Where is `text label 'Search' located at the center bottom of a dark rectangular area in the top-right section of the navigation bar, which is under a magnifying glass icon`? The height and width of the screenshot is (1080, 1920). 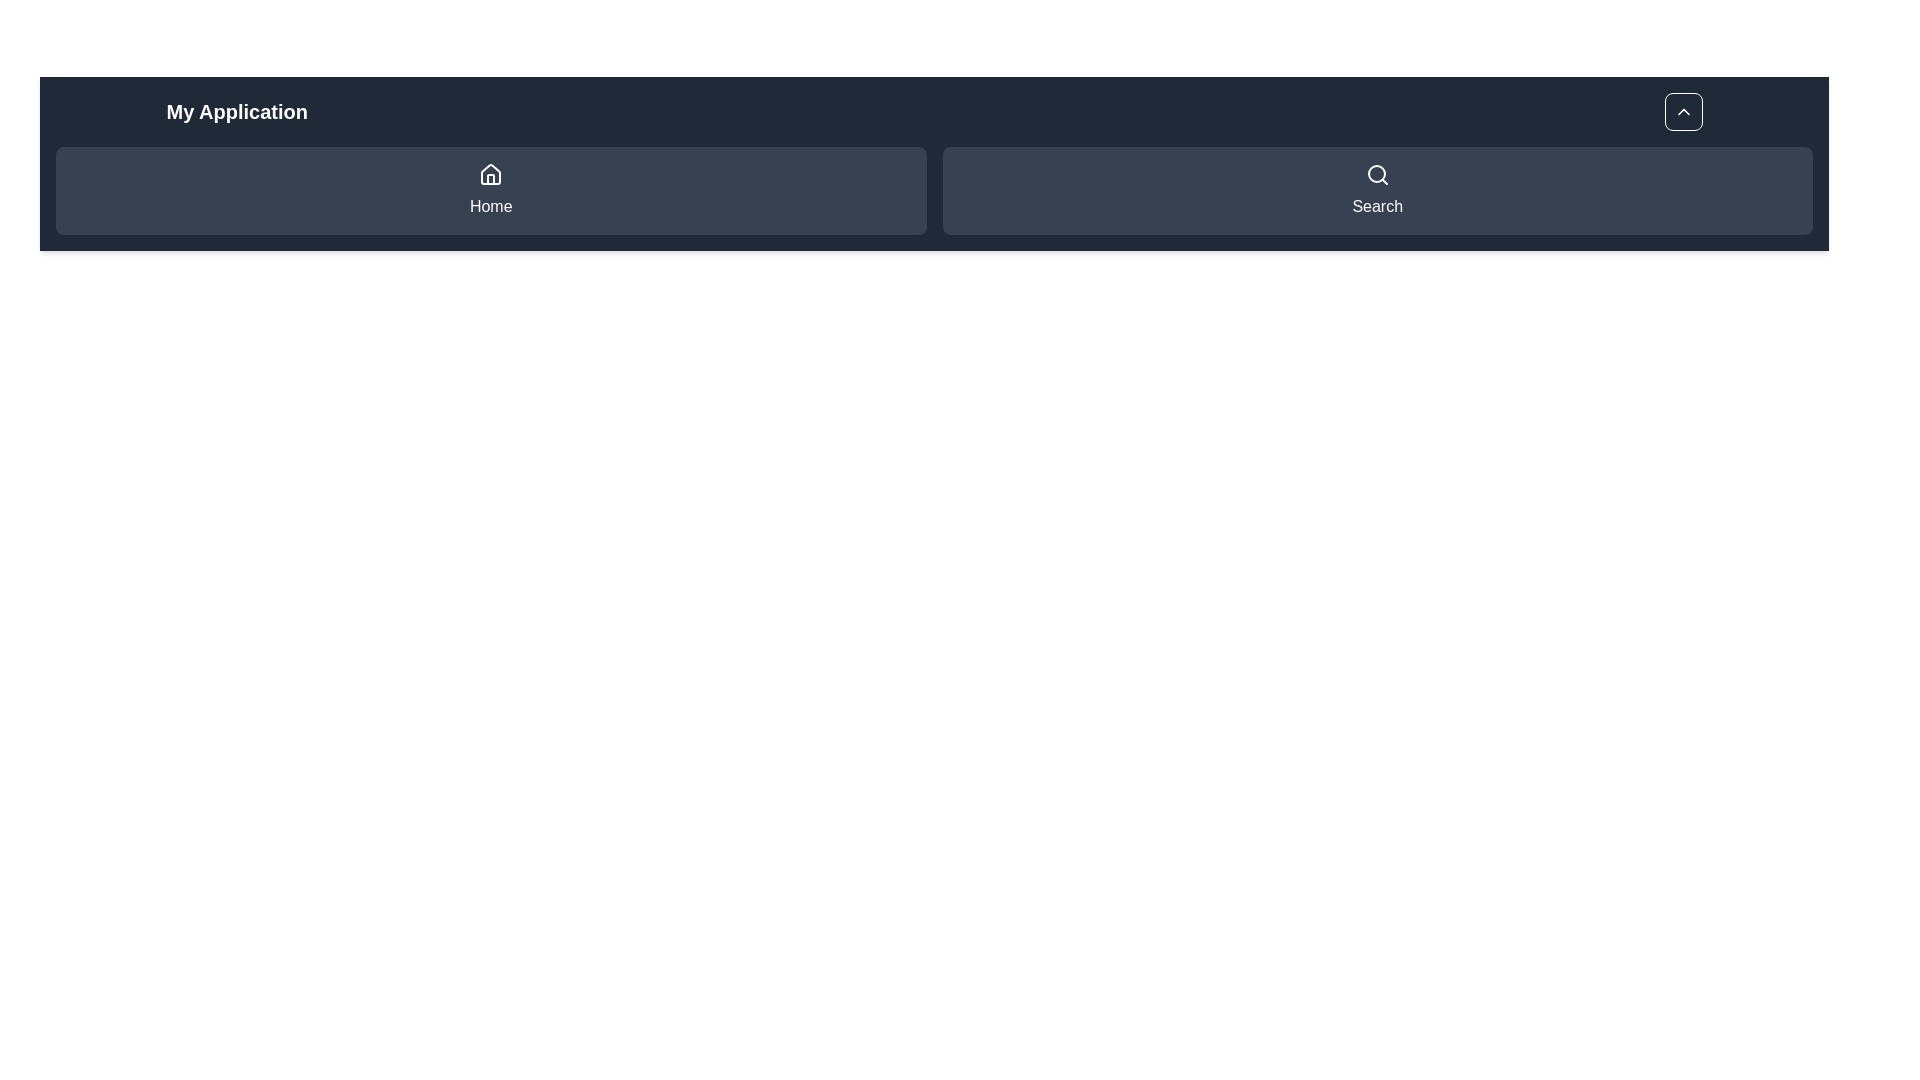 text label 'Search' located at the center bottom of a dark rectangular area in the top-right section of the navigation bar, which is under a magnifying glass icon is located at coordinates (1376, 207).